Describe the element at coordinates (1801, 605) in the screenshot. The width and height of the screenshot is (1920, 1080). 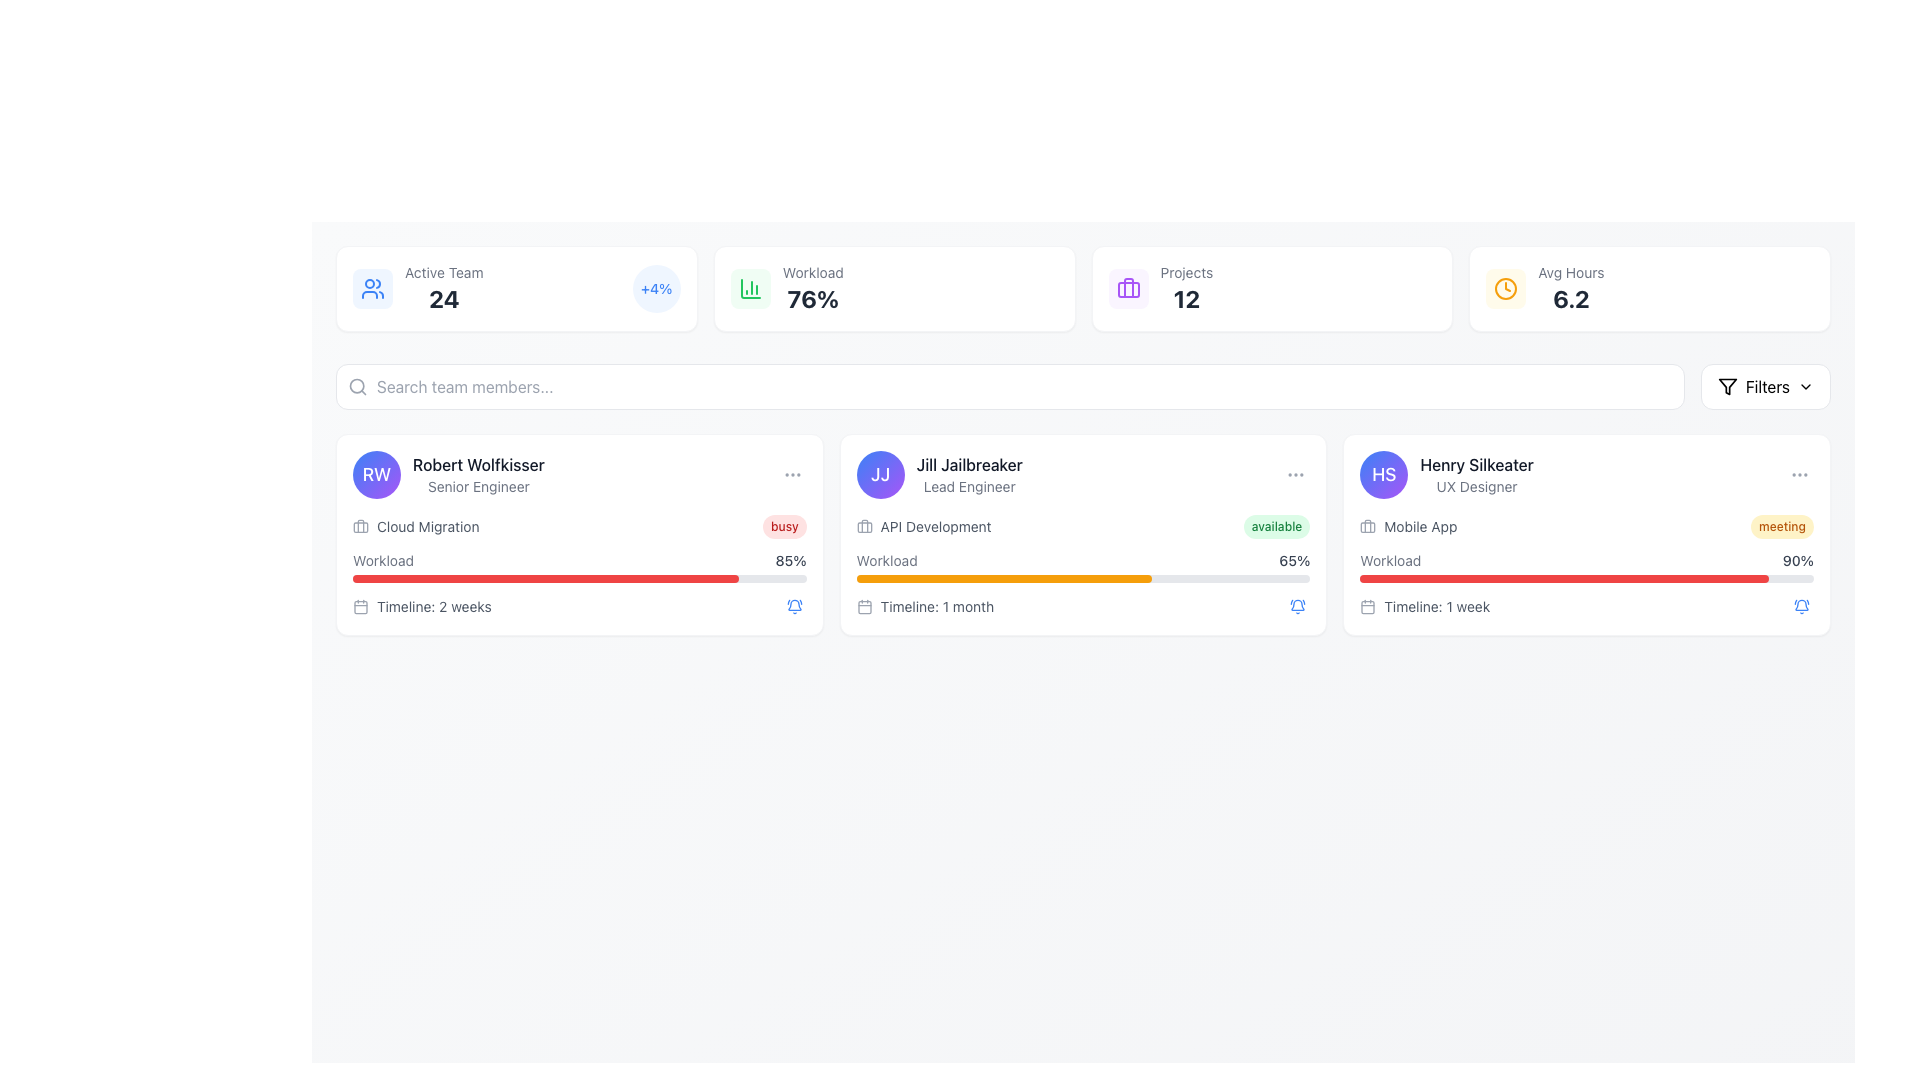
I see `the small, rounded rectangular button with a blue bell icon located at the far right of the 'Henry Silkeater' card to observe the hover effect` at that location.